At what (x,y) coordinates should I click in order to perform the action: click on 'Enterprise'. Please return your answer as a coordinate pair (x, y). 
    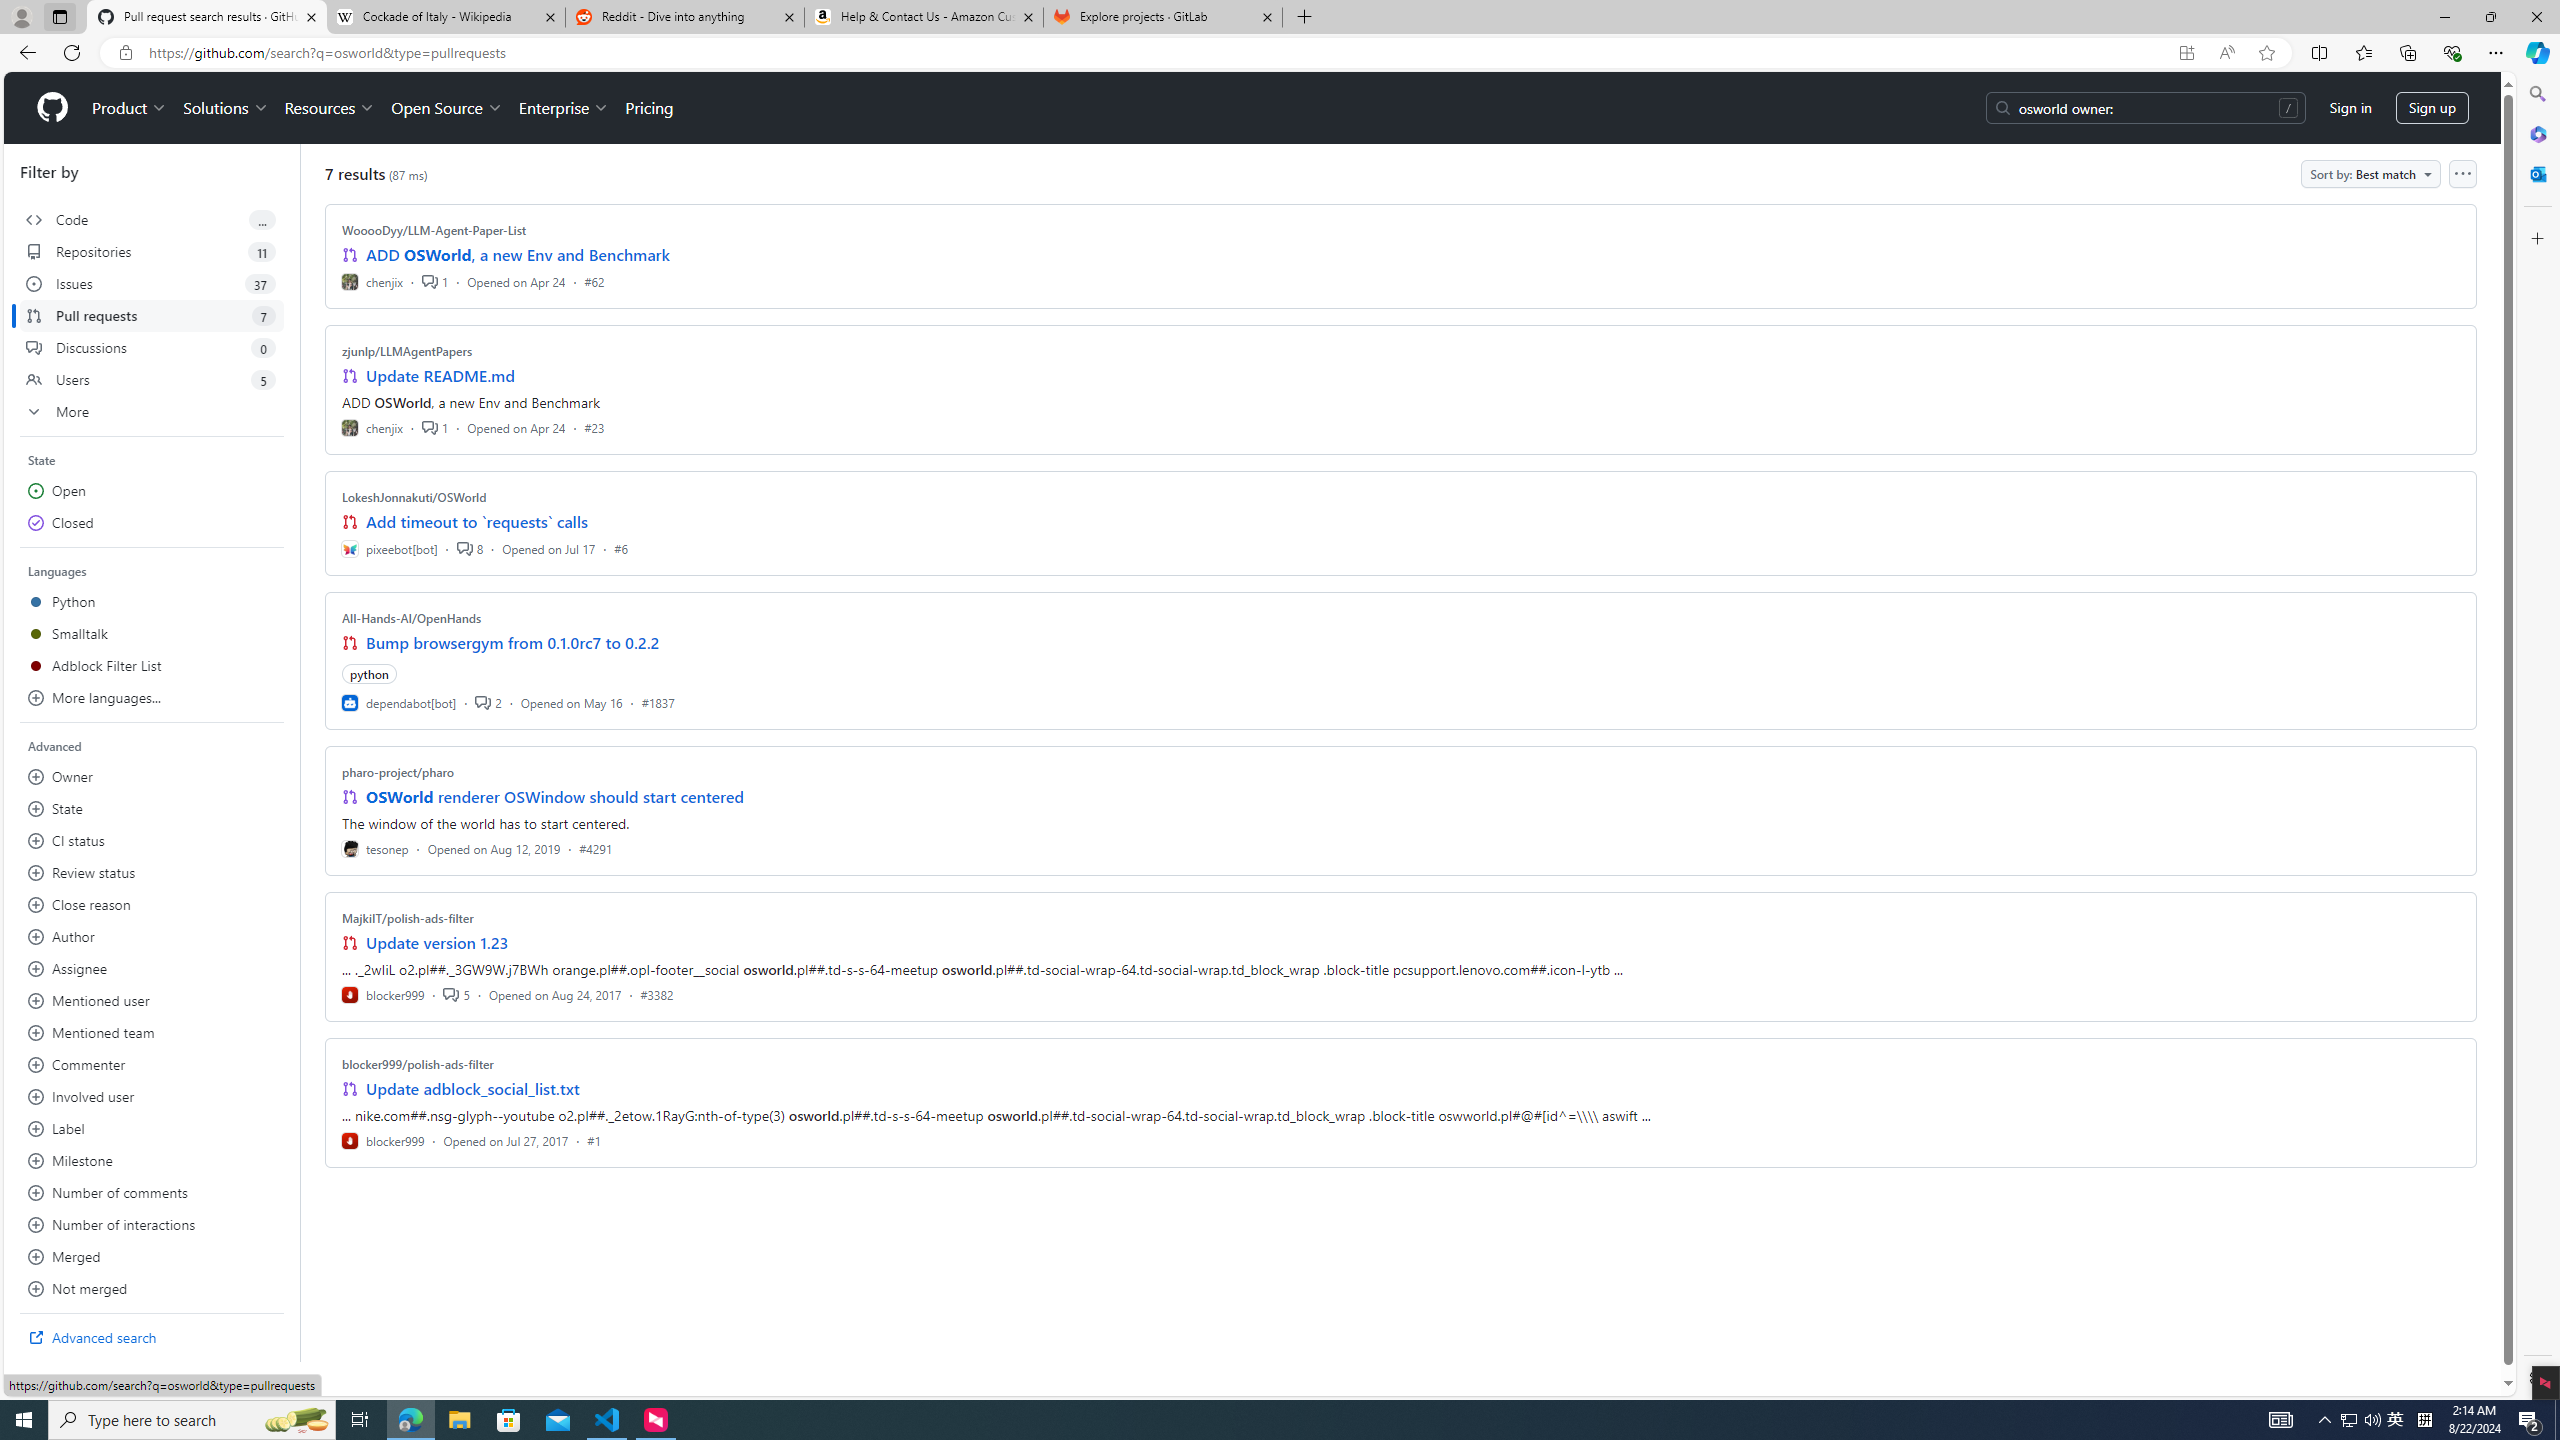
    Looking at the image, I should click on (562, 107).